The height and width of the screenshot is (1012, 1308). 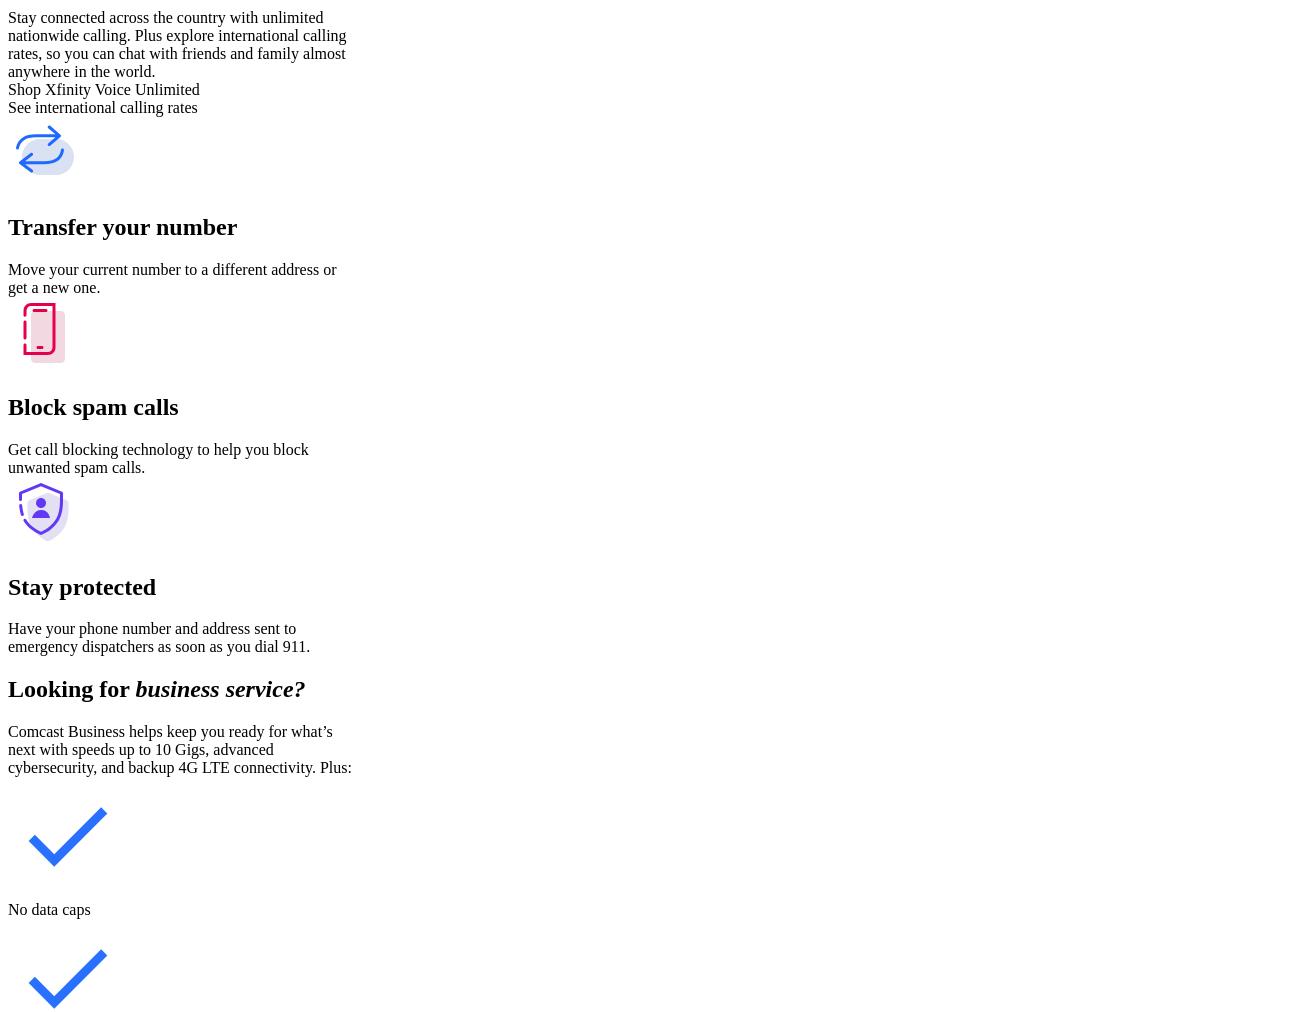 I want to click on 'business service?', so click(x=220, y=688).